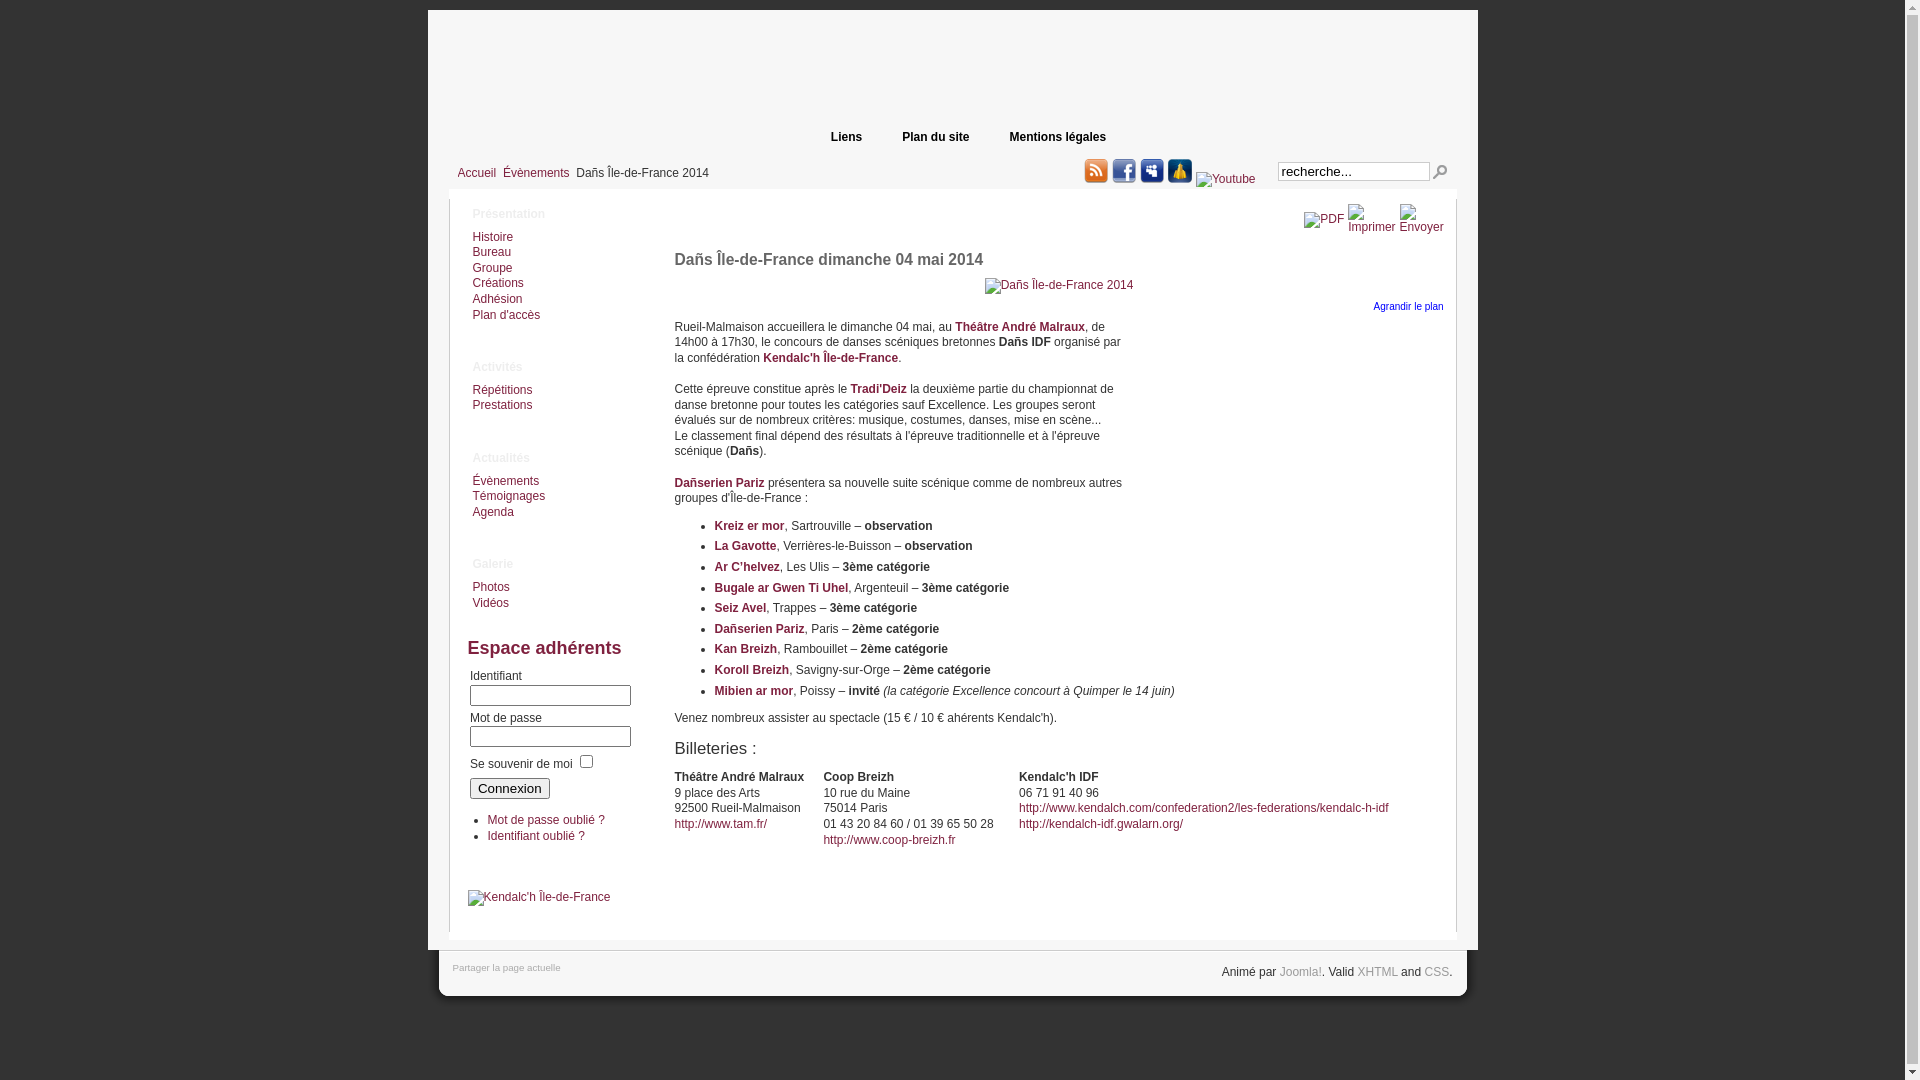  What do you see at coordinates (714, 524) in the screenshot?
I see `'Kreiz er mor'` at bounding box center [714, 524].